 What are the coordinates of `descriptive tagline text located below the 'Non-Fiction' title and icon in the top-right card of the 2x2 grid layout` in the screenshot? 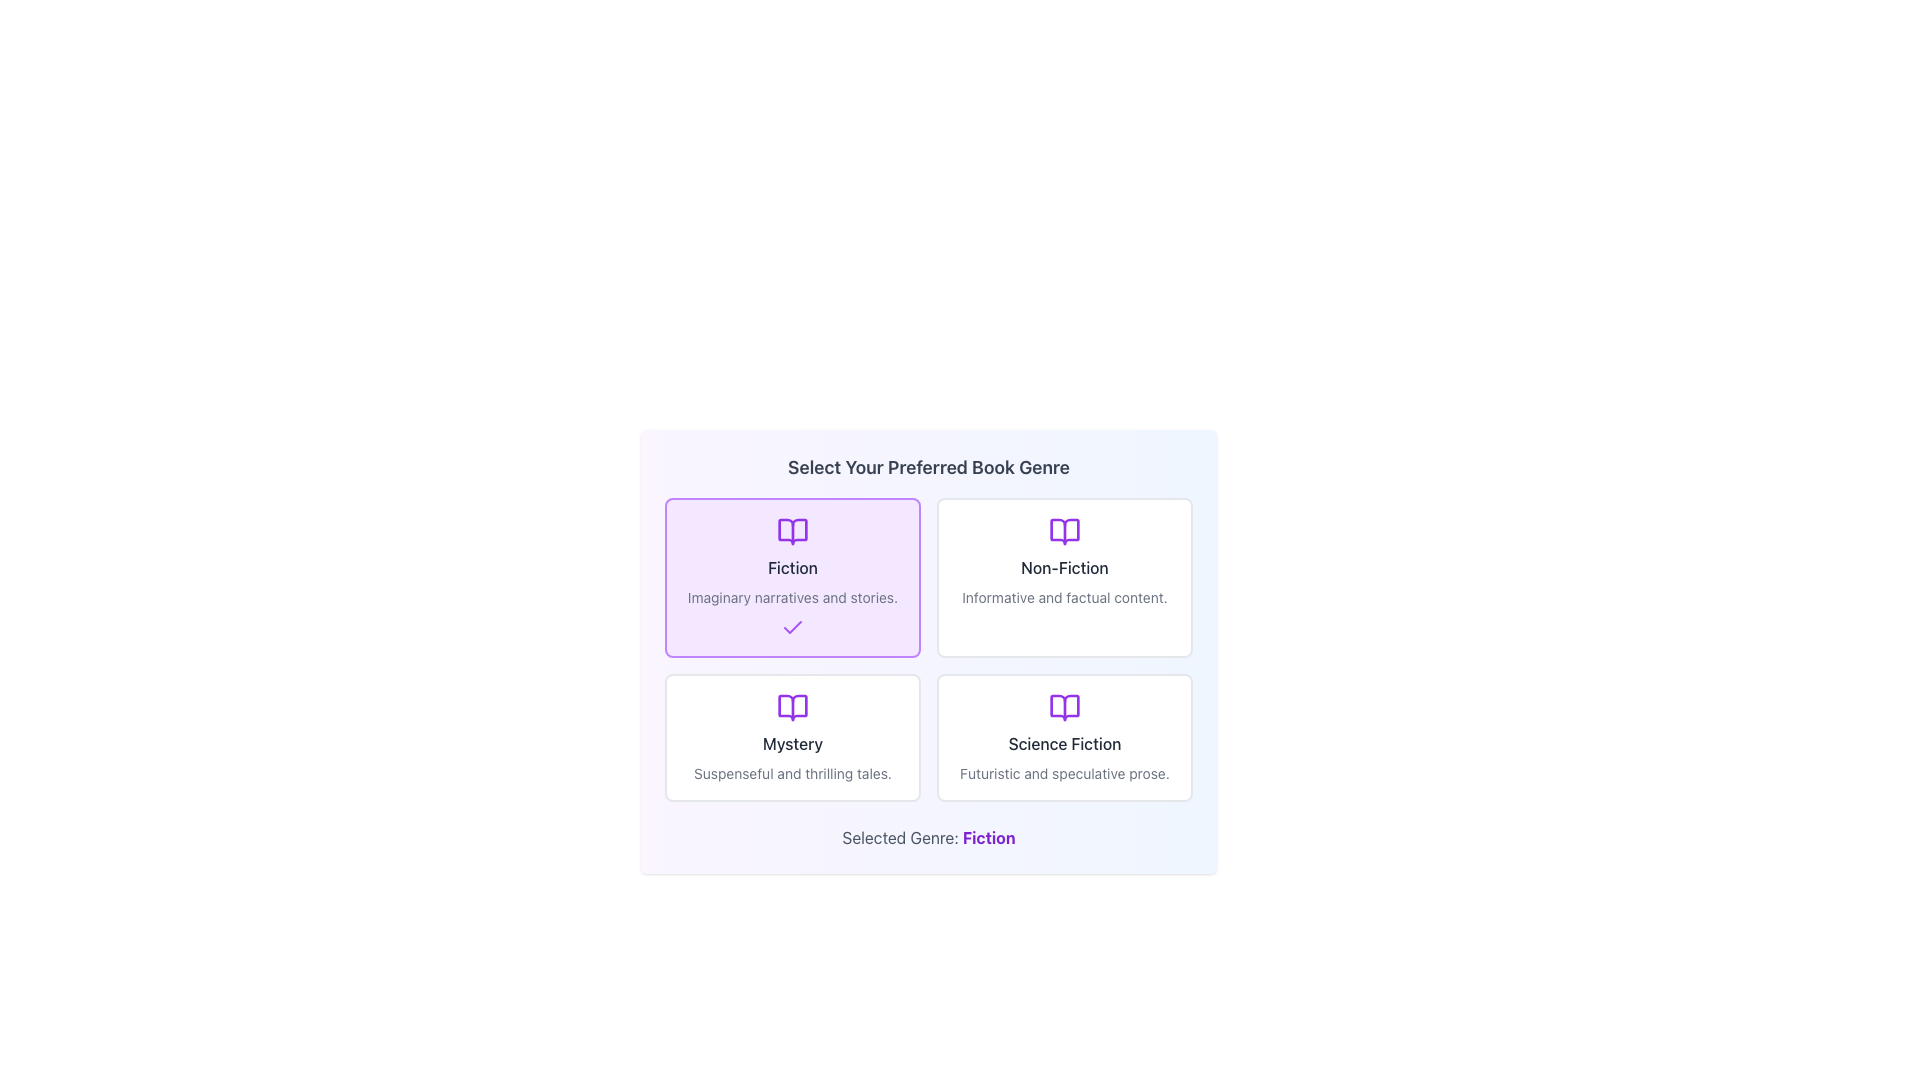 It's located at (1064, 596).